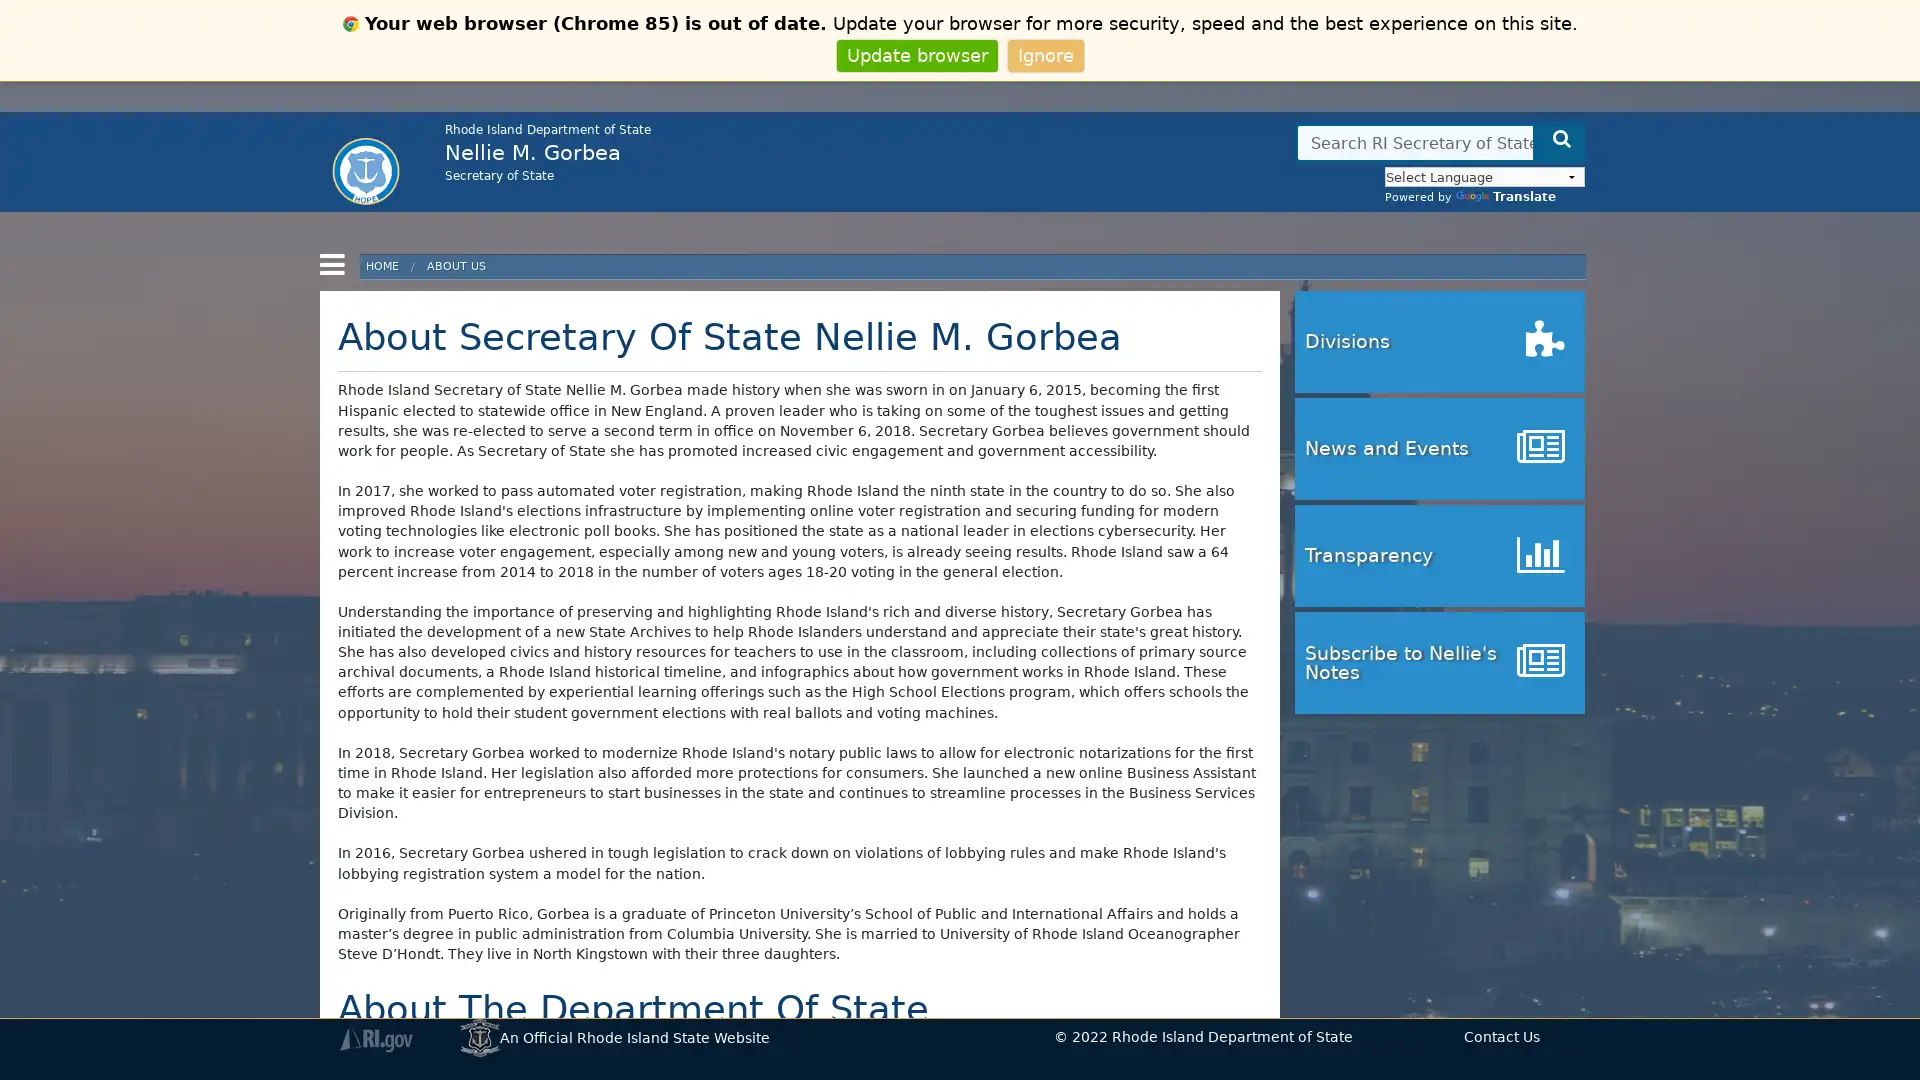  I want to click on Ignore, so click(1044, 54).